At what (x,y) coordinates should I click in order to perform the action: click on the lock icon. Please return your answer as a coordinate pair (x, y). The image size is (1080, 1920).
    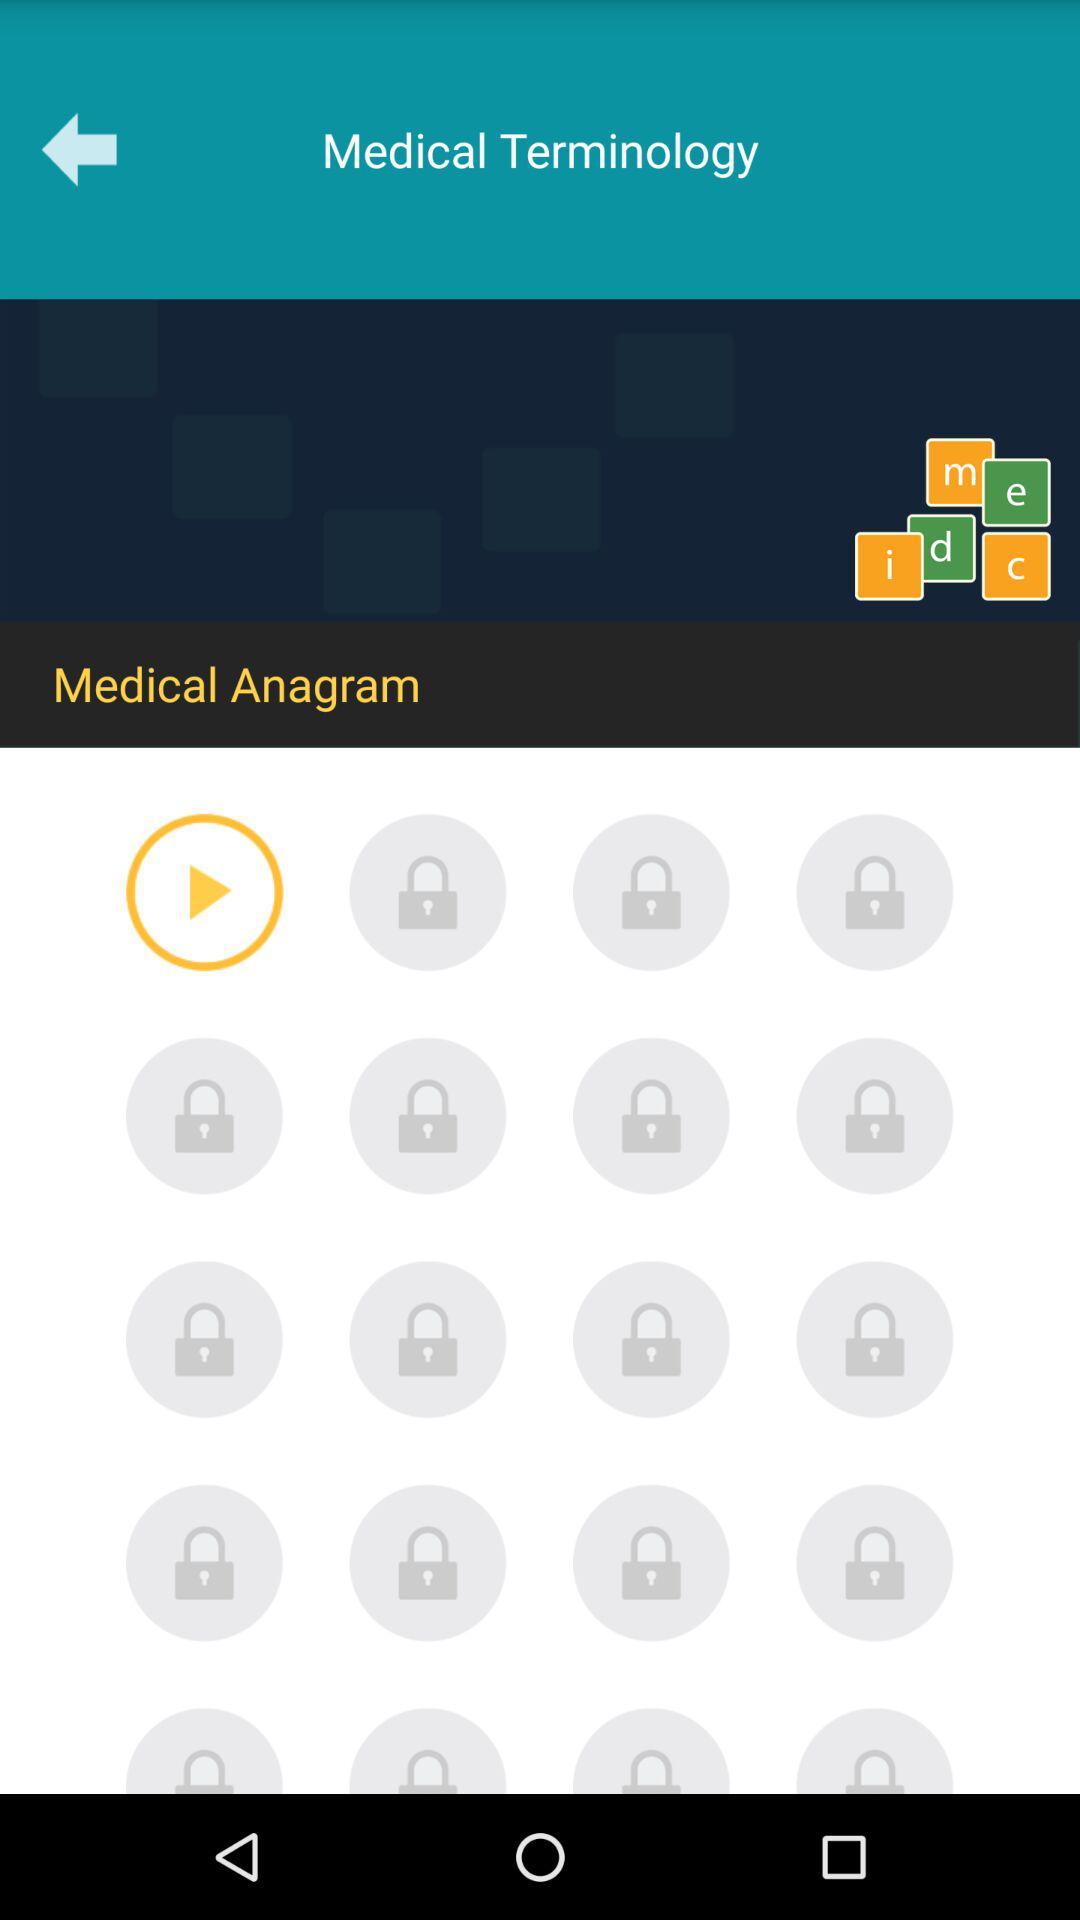
    Looking at the image, I should click on (651, 954).